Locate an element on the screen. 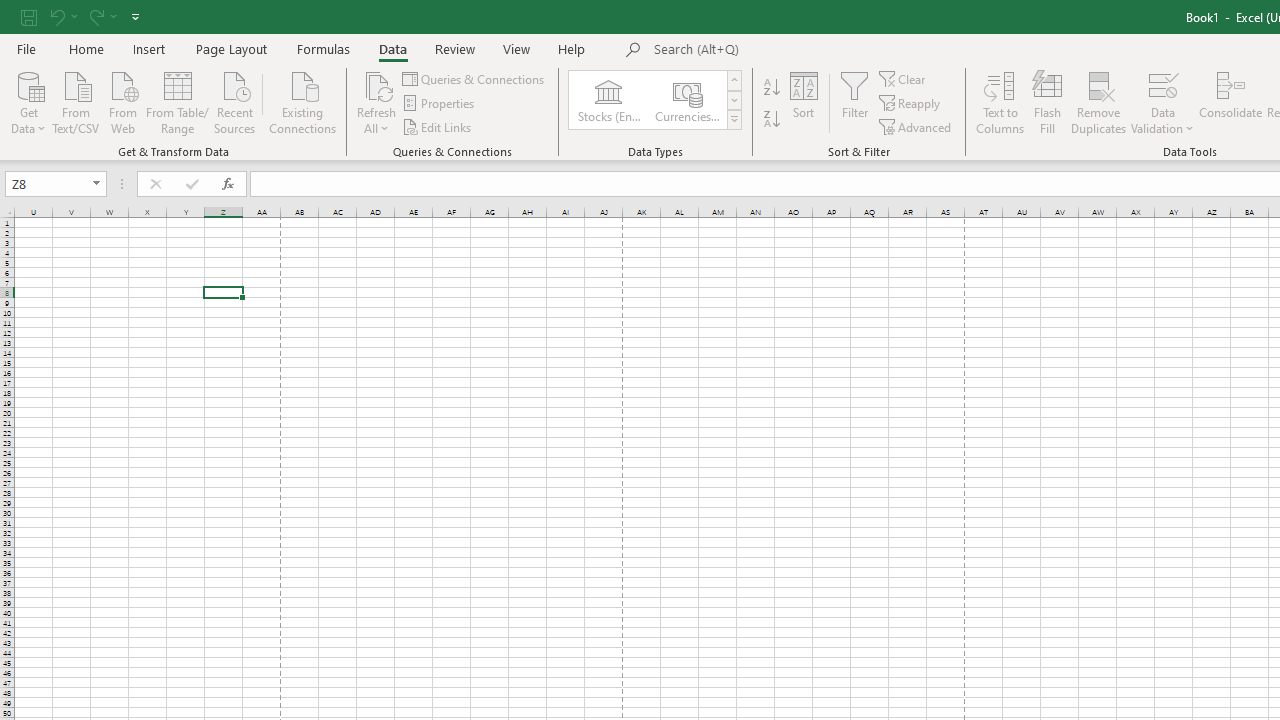  'File Tab' is located at coordinates (26, 47).